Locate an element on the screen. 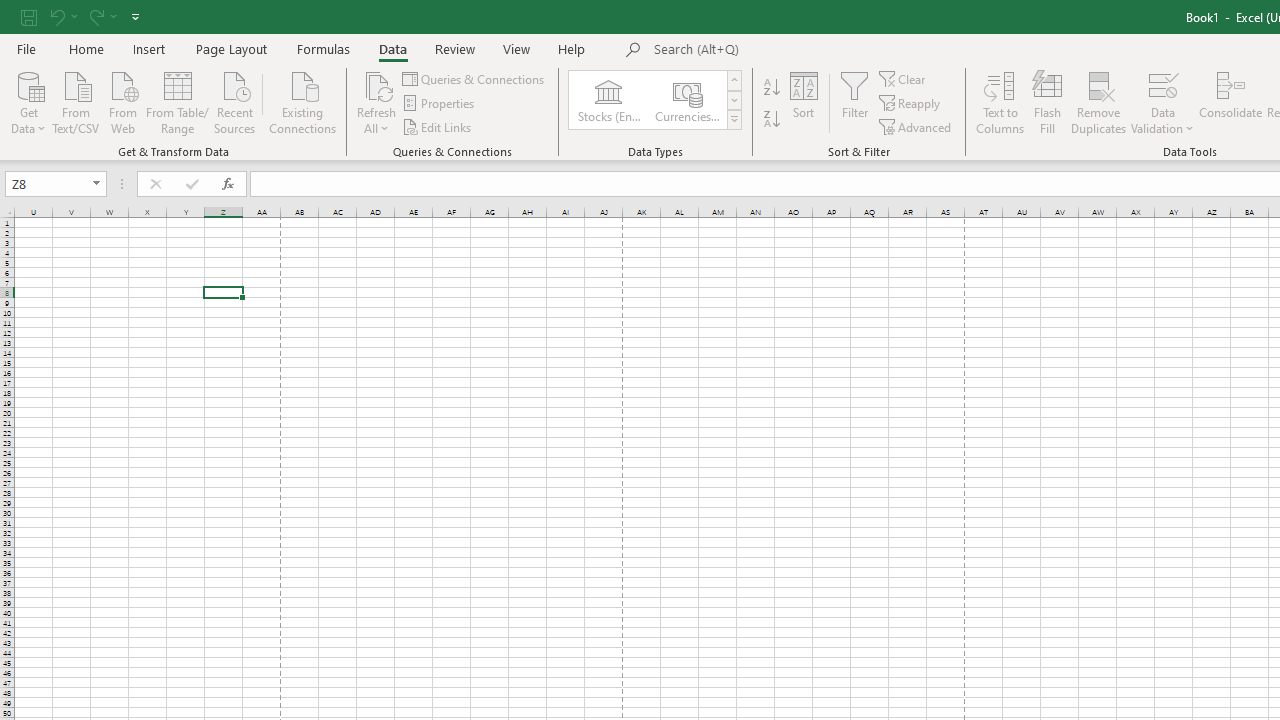  'File Tab' is located at coordinates (26, 47).